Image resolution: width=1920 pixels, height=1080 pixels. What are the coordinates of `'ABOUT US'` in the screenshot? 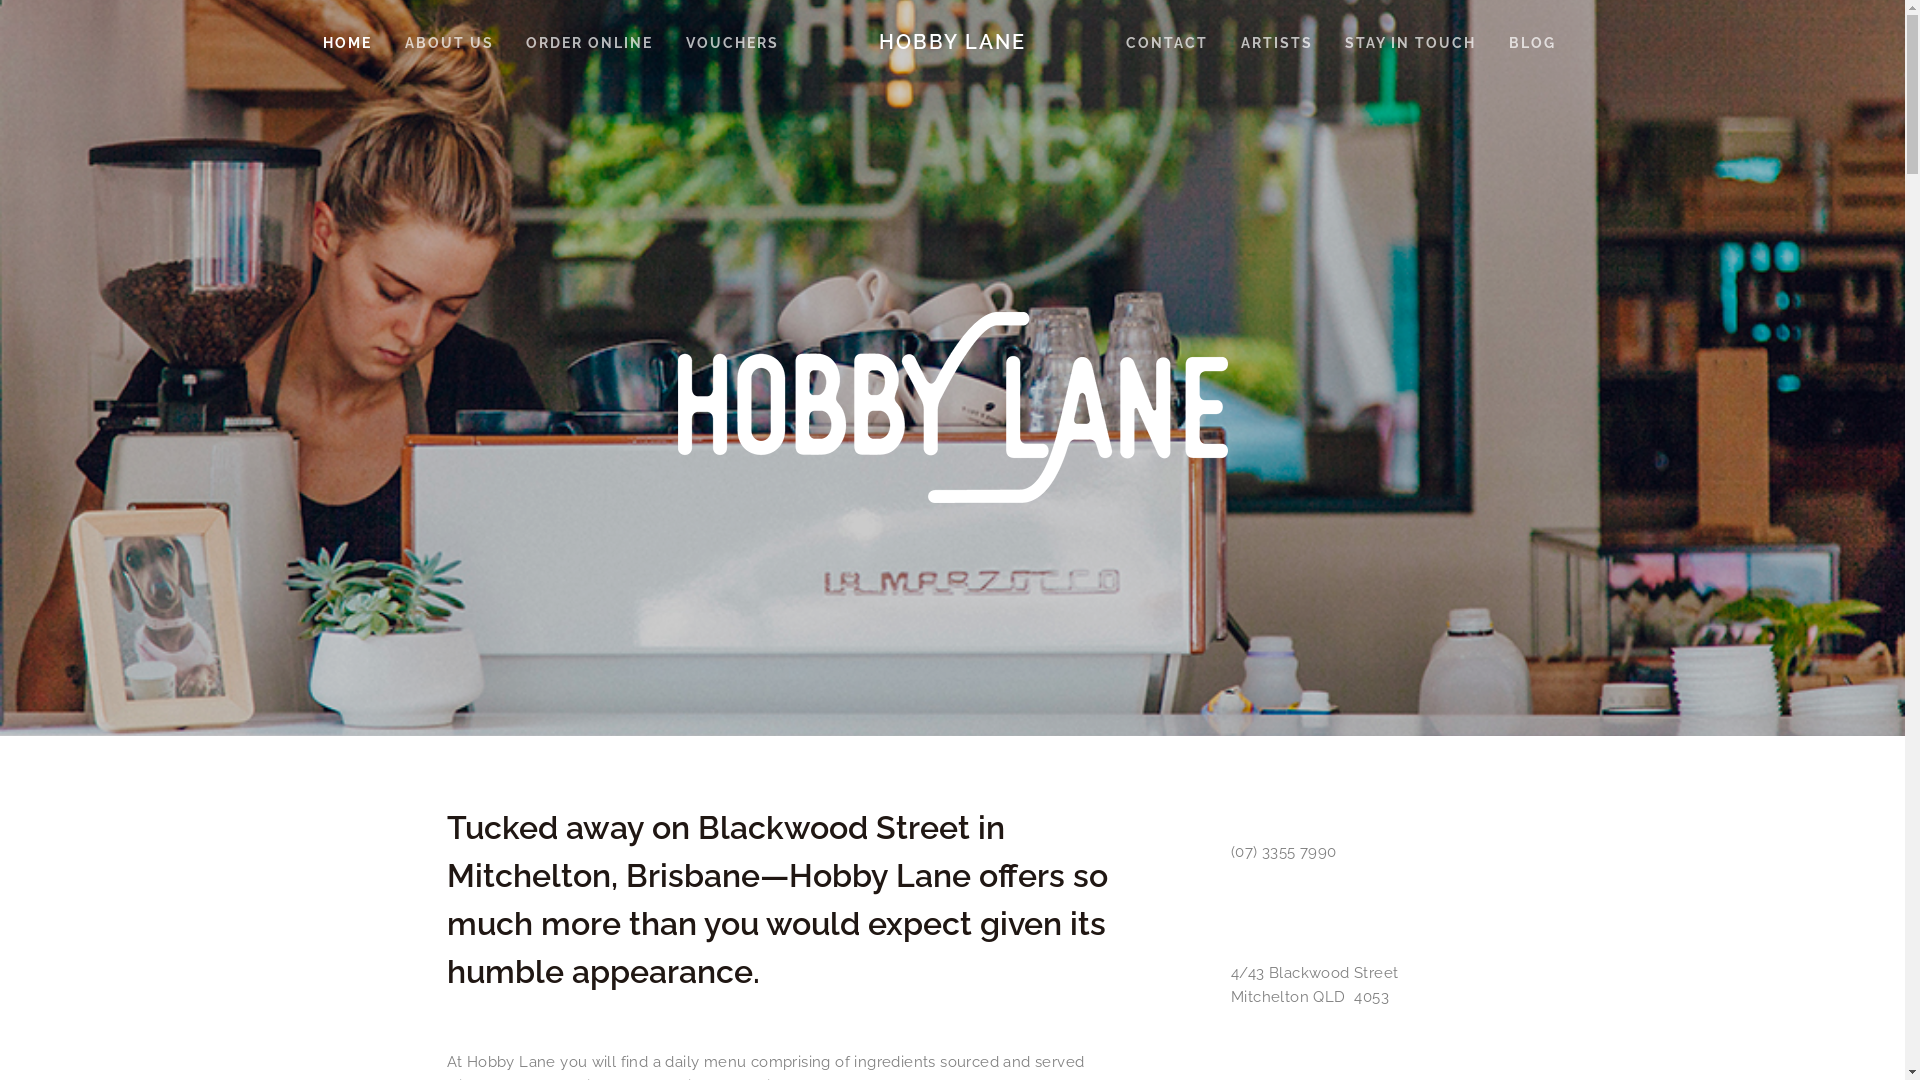 It's located at (448, 42).